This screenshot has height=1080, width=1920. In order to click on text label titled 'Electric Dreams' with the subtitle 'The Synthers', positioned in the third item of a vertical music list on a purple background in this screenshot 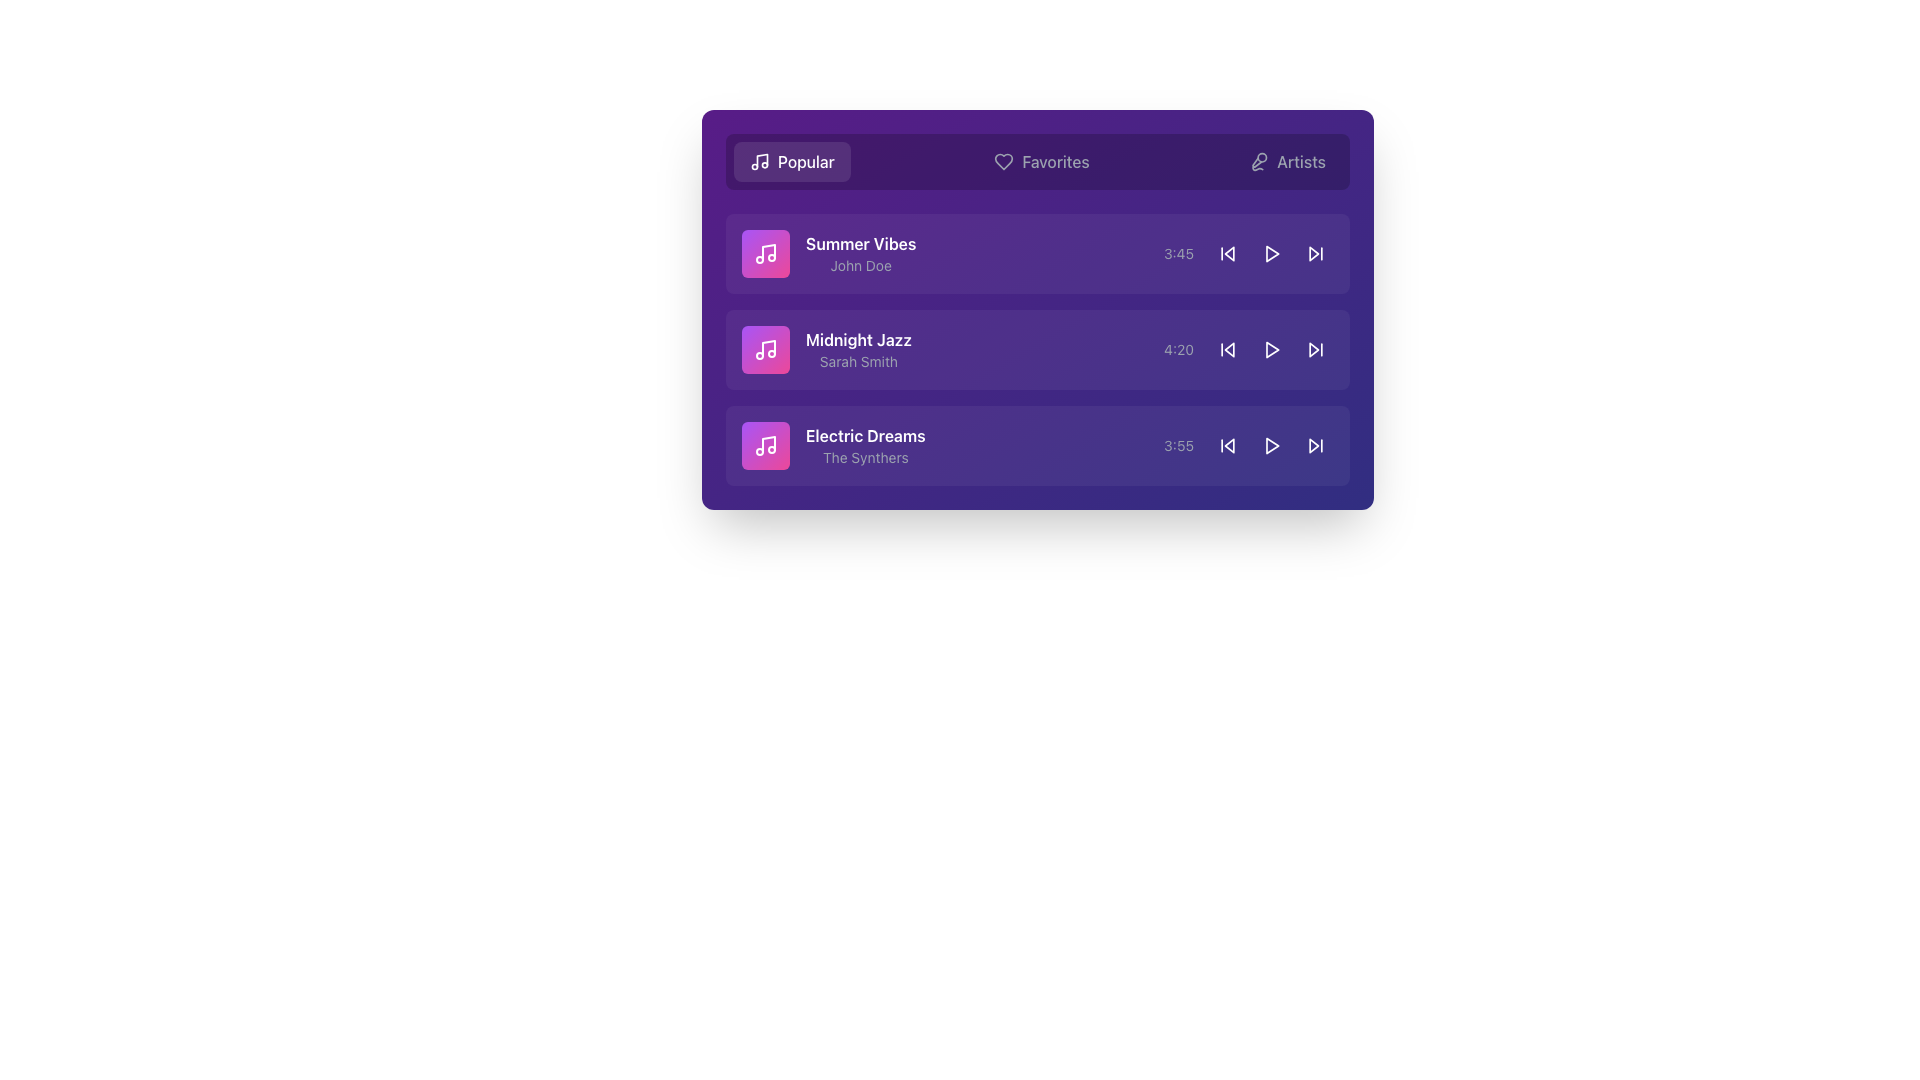, I will do `click(865, 445)`.